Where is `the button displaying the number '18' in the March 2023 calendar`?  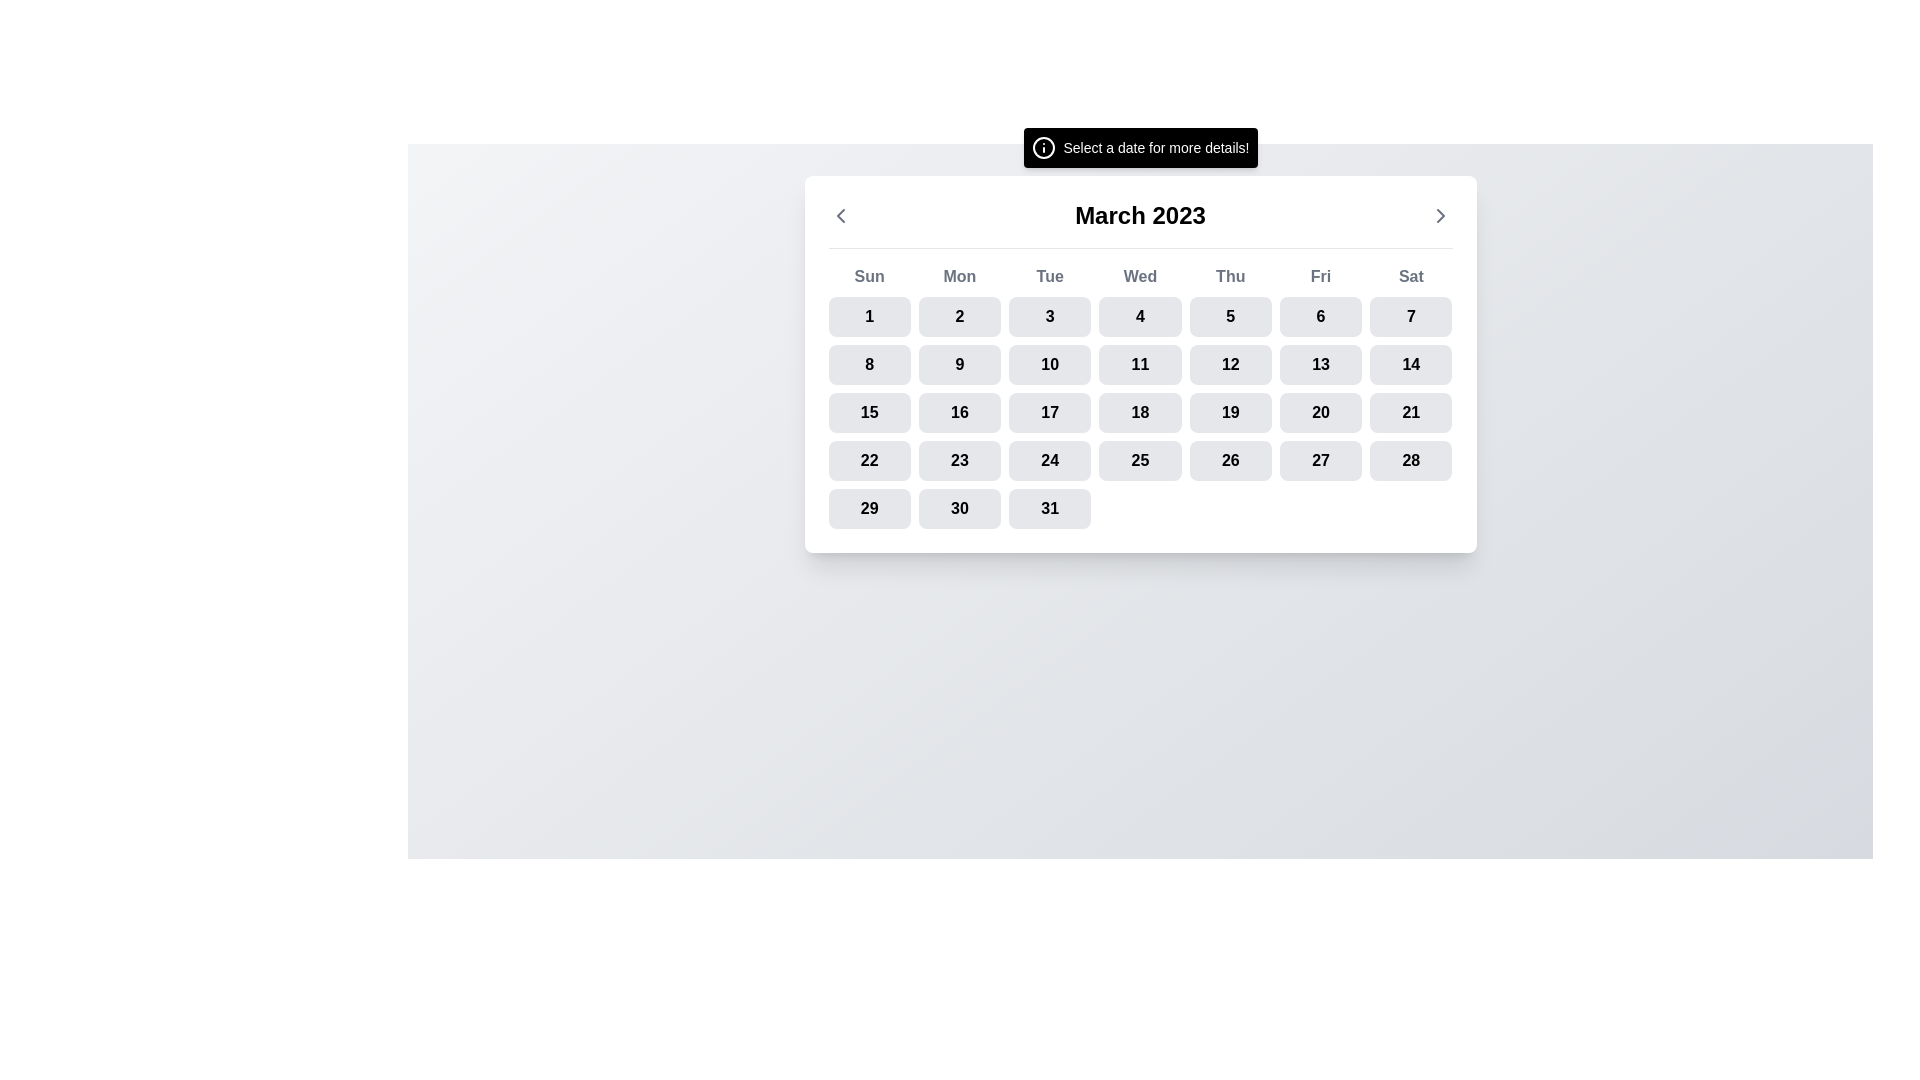
the button displaying the number '18' in the March 2023 calendar is located at coordinates (1140, 411).